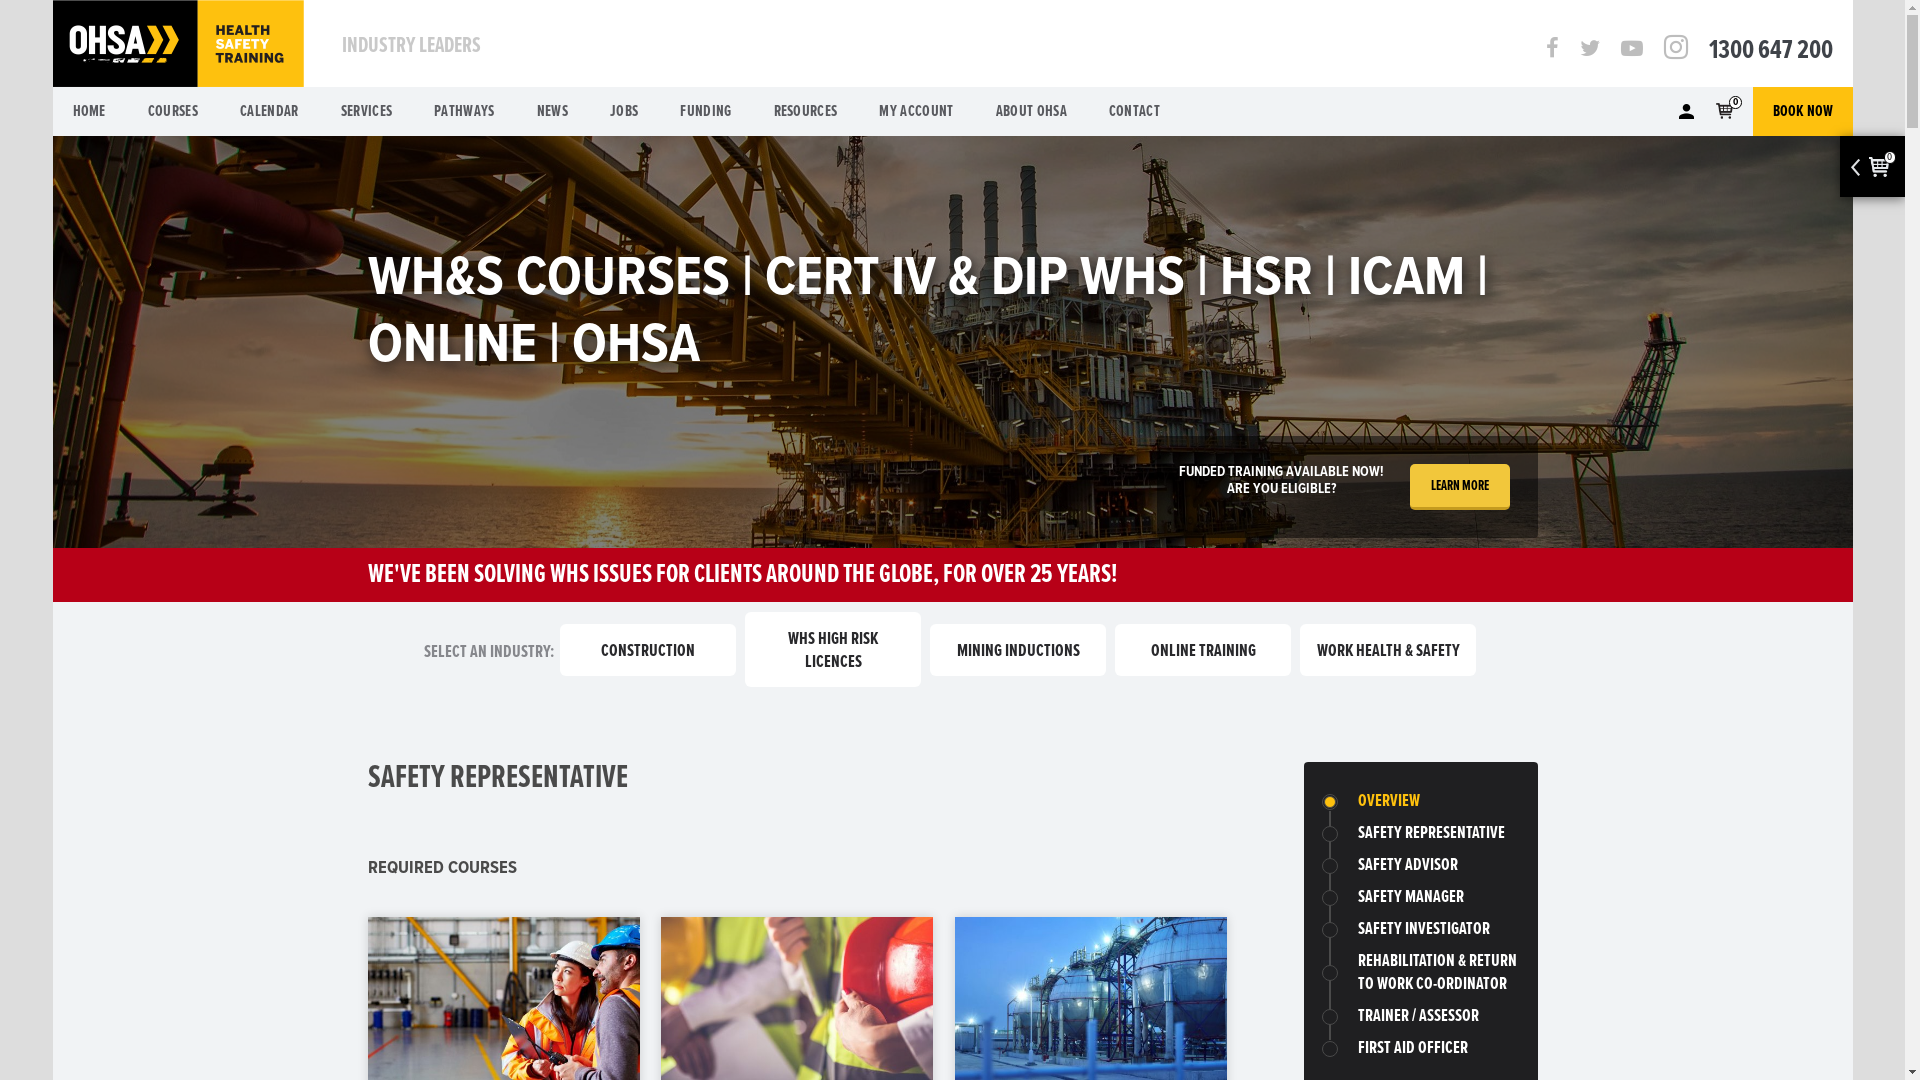 The image size is (1920, 1080). Describe the element at coordinates (1411, 1047) in the screenshot. I see `'FIRST AID OFFICER'` at that location.